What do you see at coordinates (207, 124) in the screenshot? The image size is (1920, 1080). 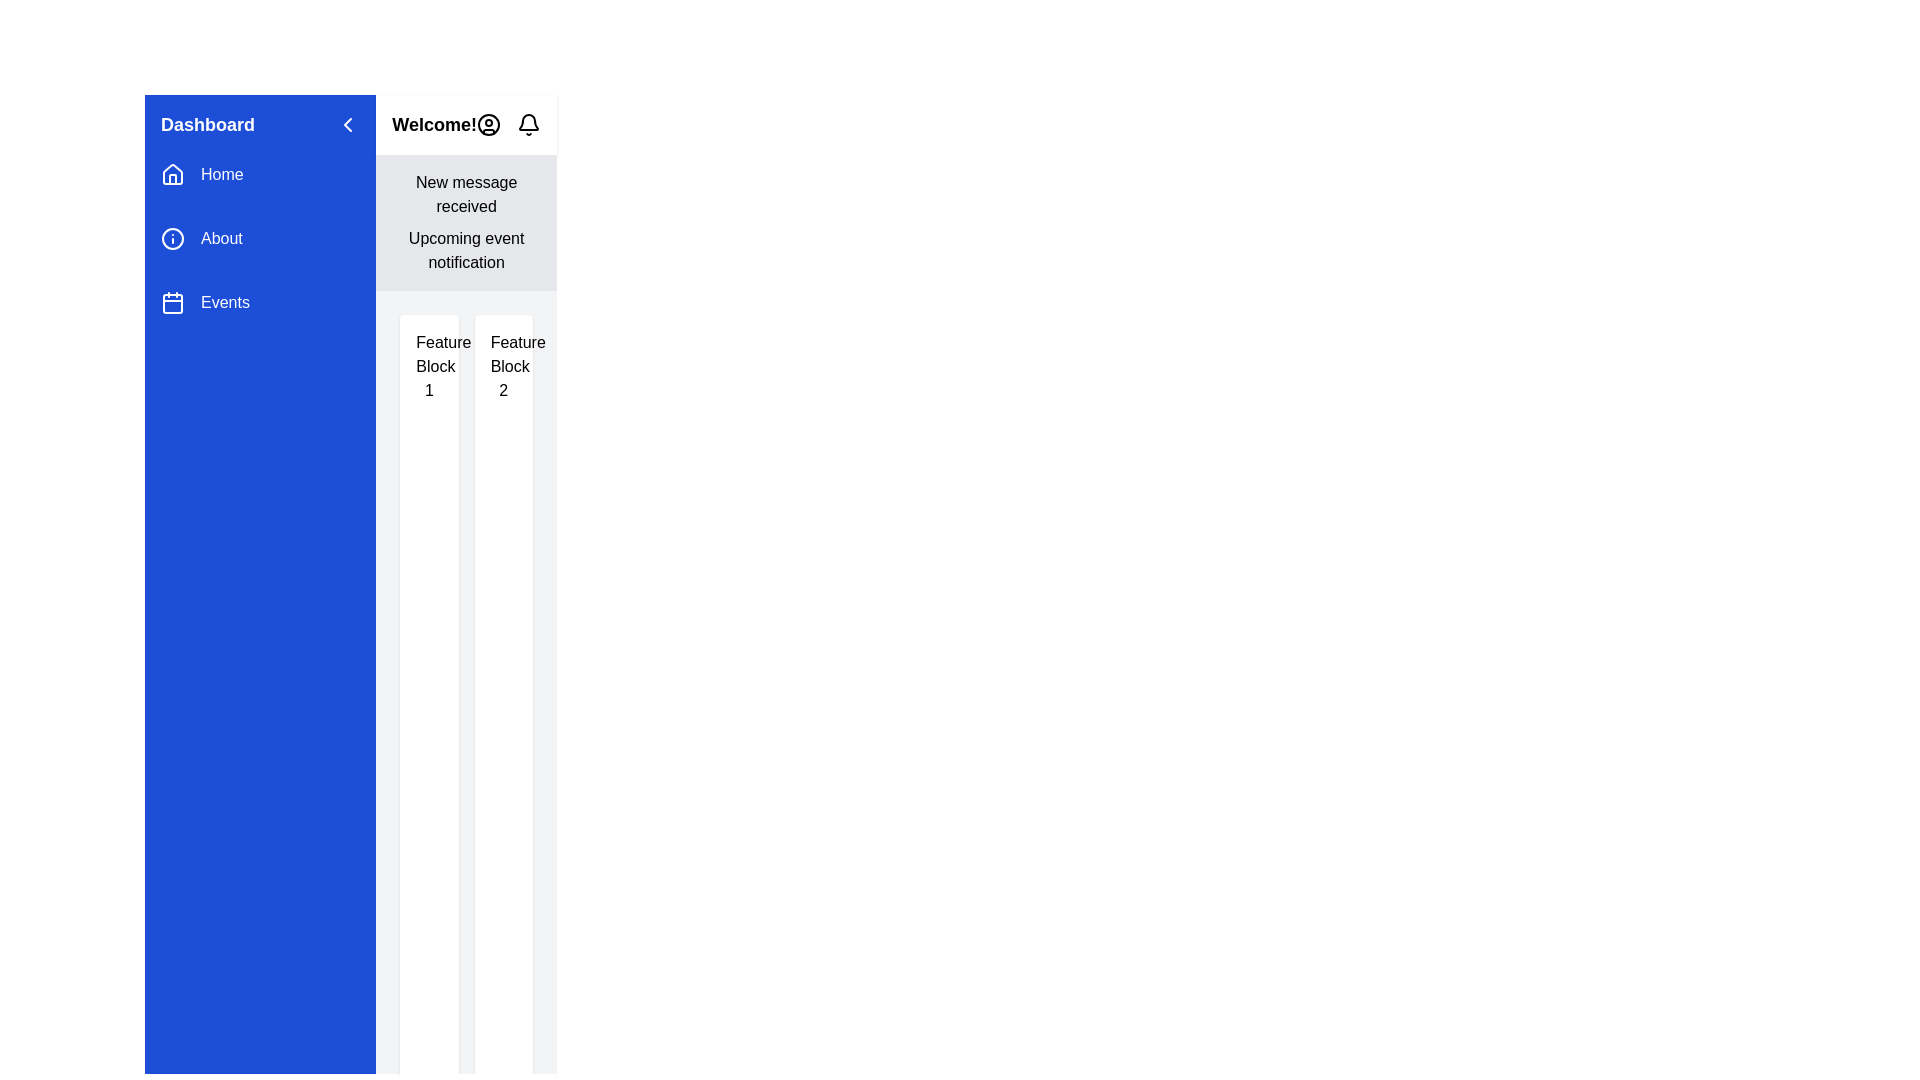 I see `the Text label at the top of the left navigation menu, which indicates the current section of the interface` at bounding box center [207, 124].